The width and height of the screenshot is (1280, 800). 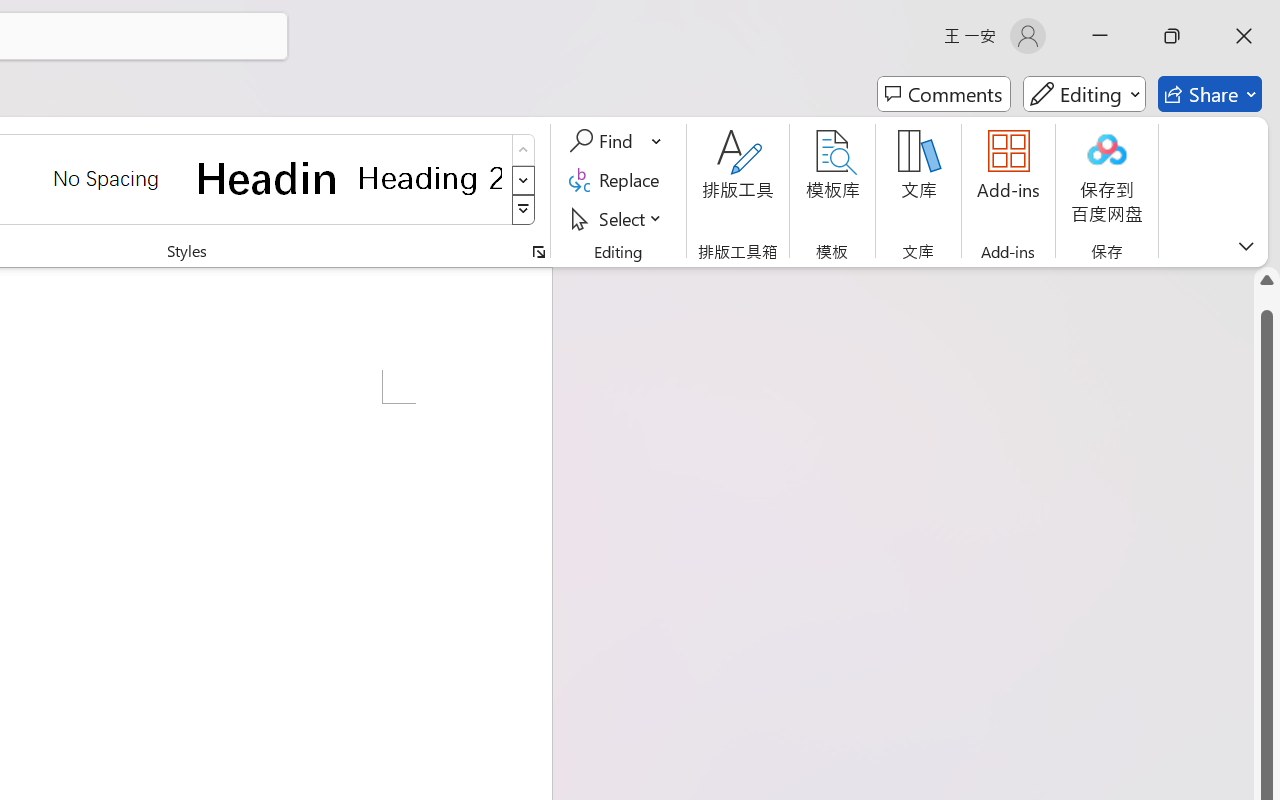 I want to click on 'Row Down', so click(x=523, y=179).